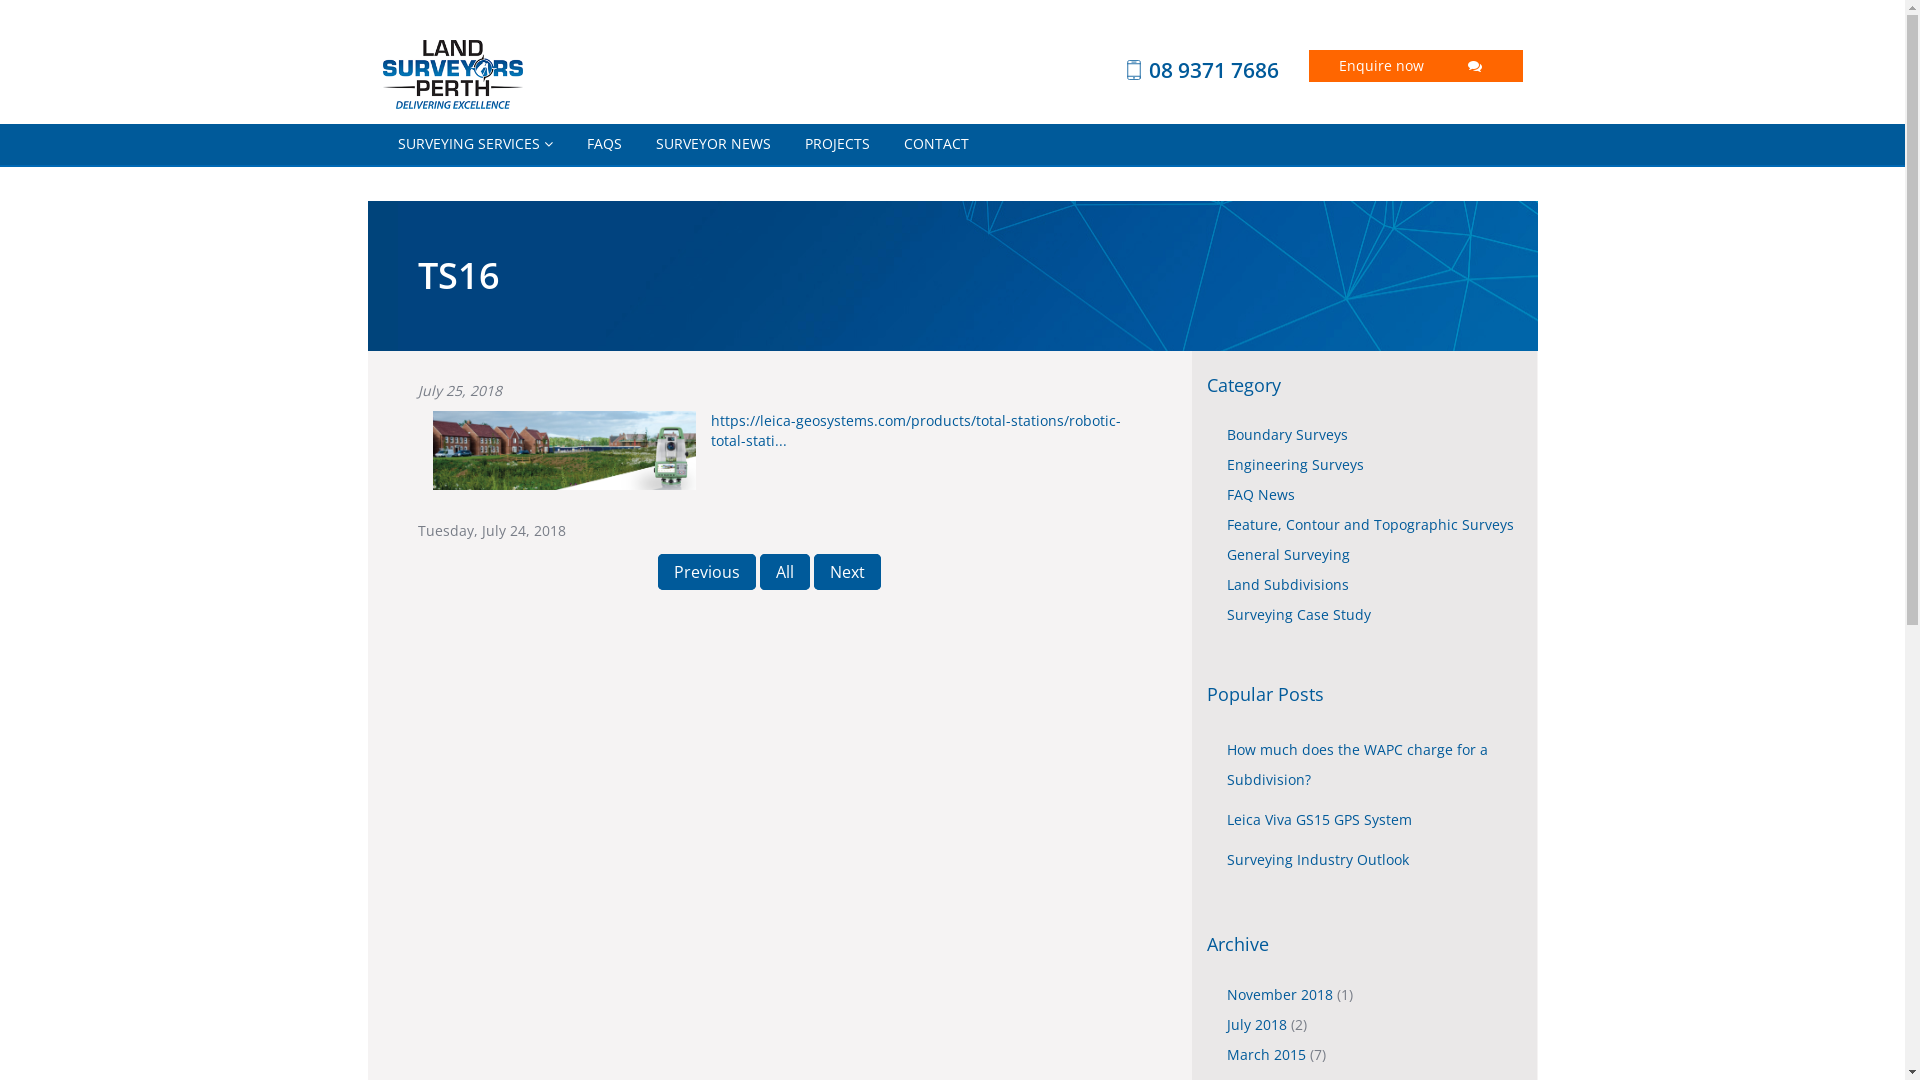  Describe the element at coordinates (1226, 994) in the screenshot. I see `'November 2018'` at that location.